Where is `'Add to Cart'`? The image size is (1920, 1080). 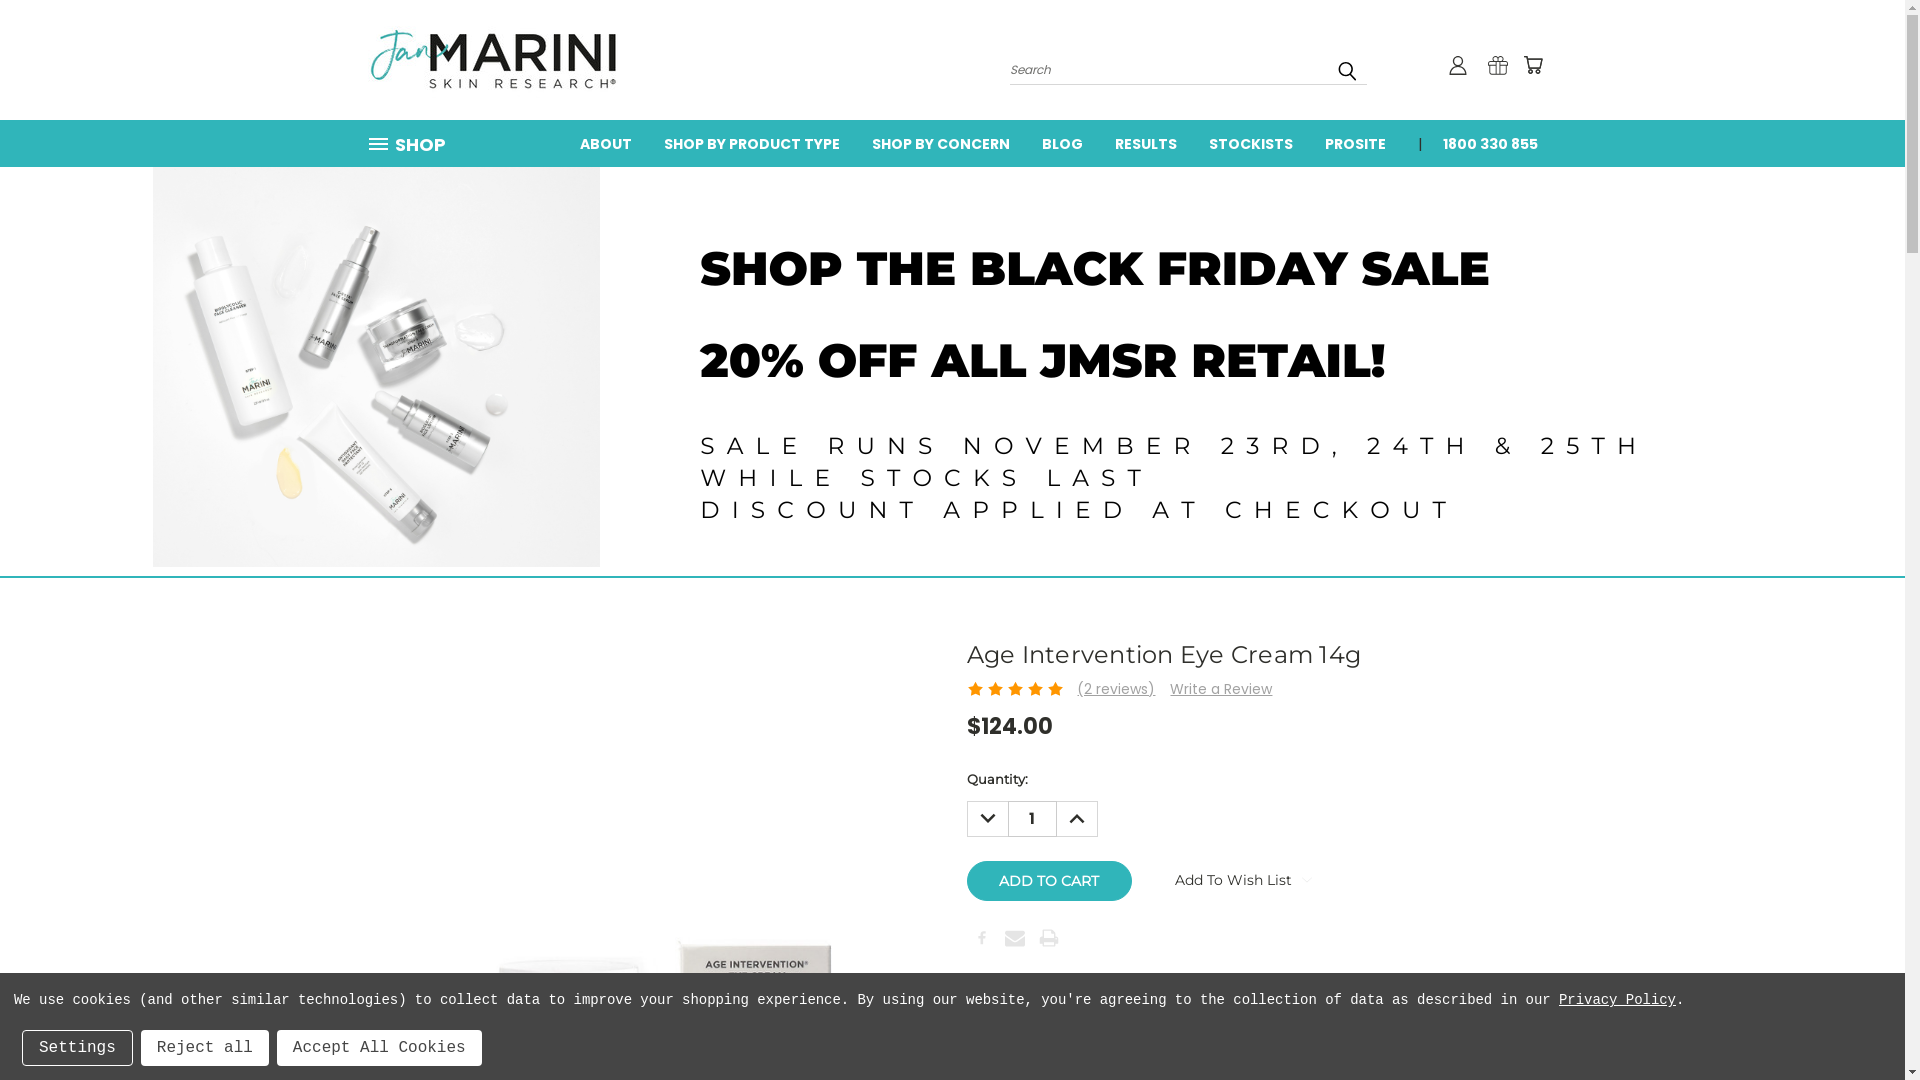
'Add to Cart' is located at coordinates (1048, 879).